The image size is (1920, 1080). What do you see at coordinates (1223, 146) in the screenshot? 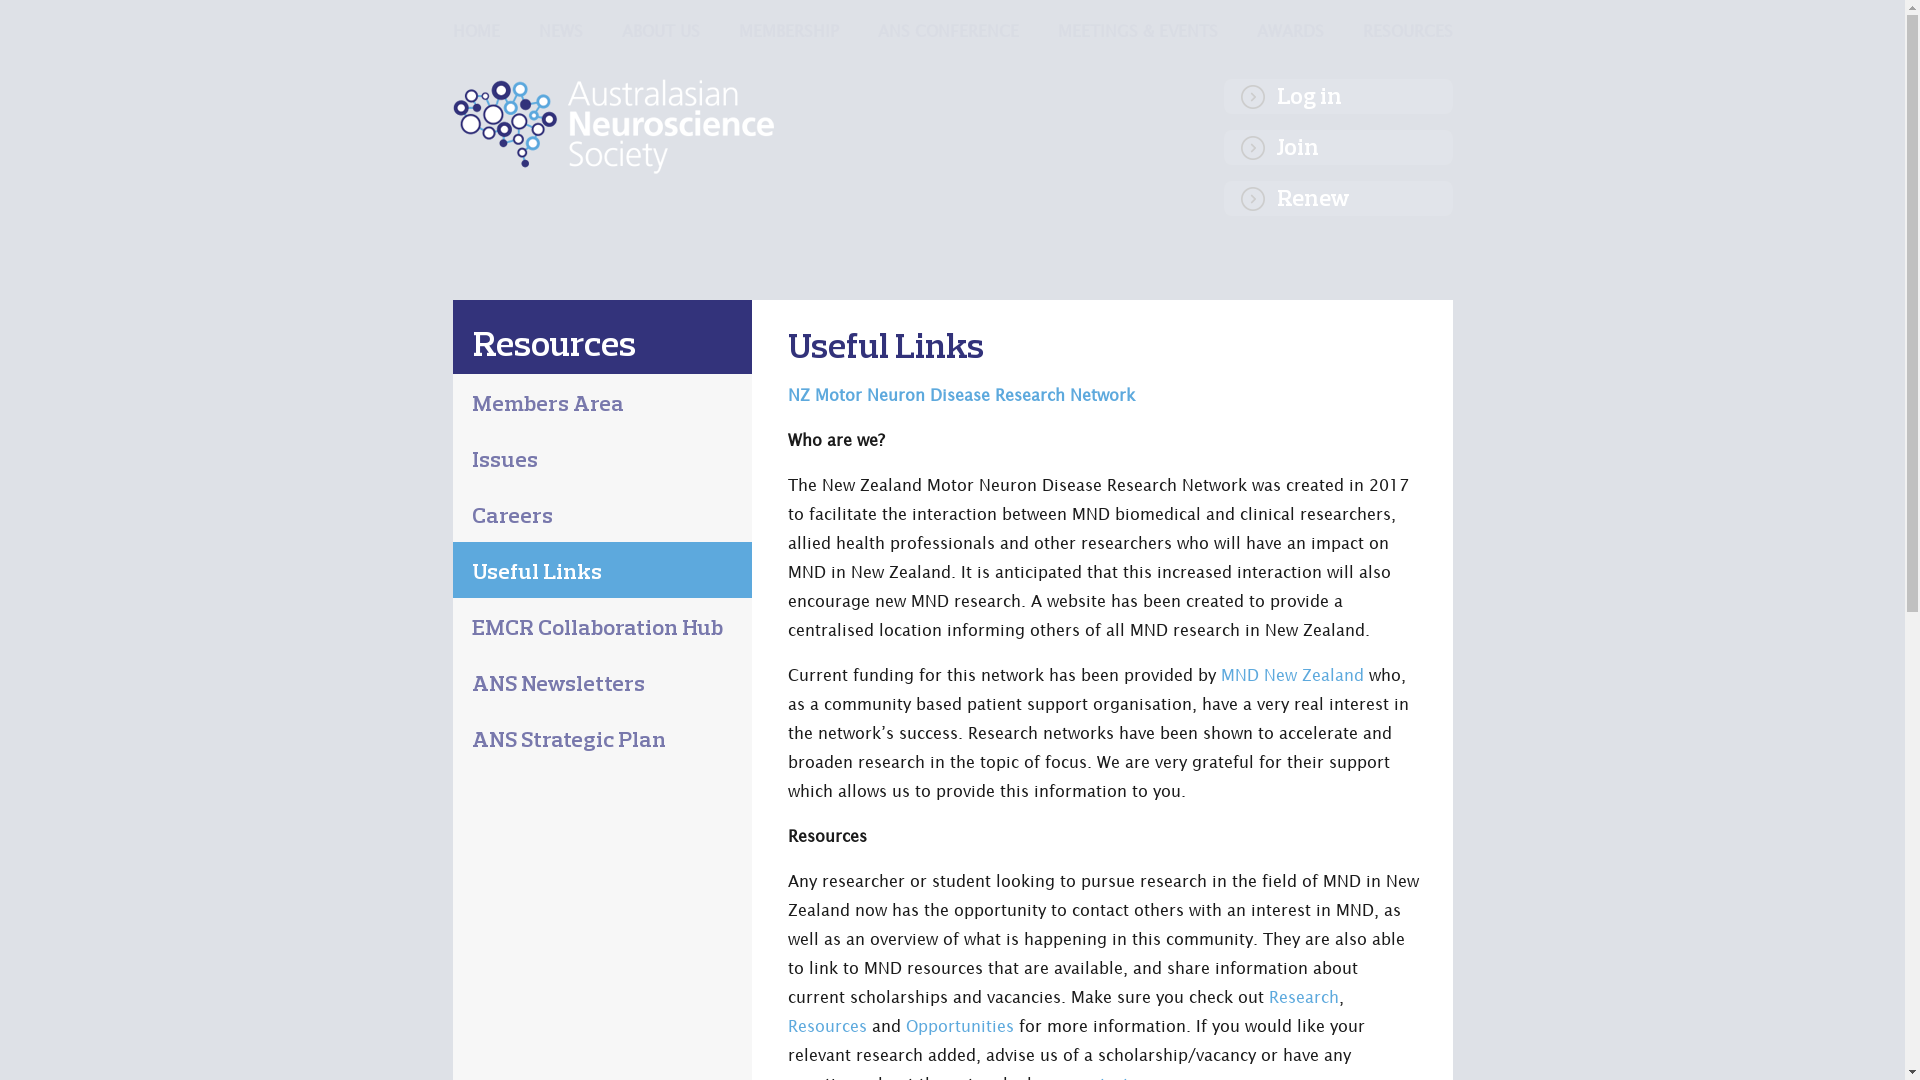
I see `'Join'` at bounding box center [1223, 146].